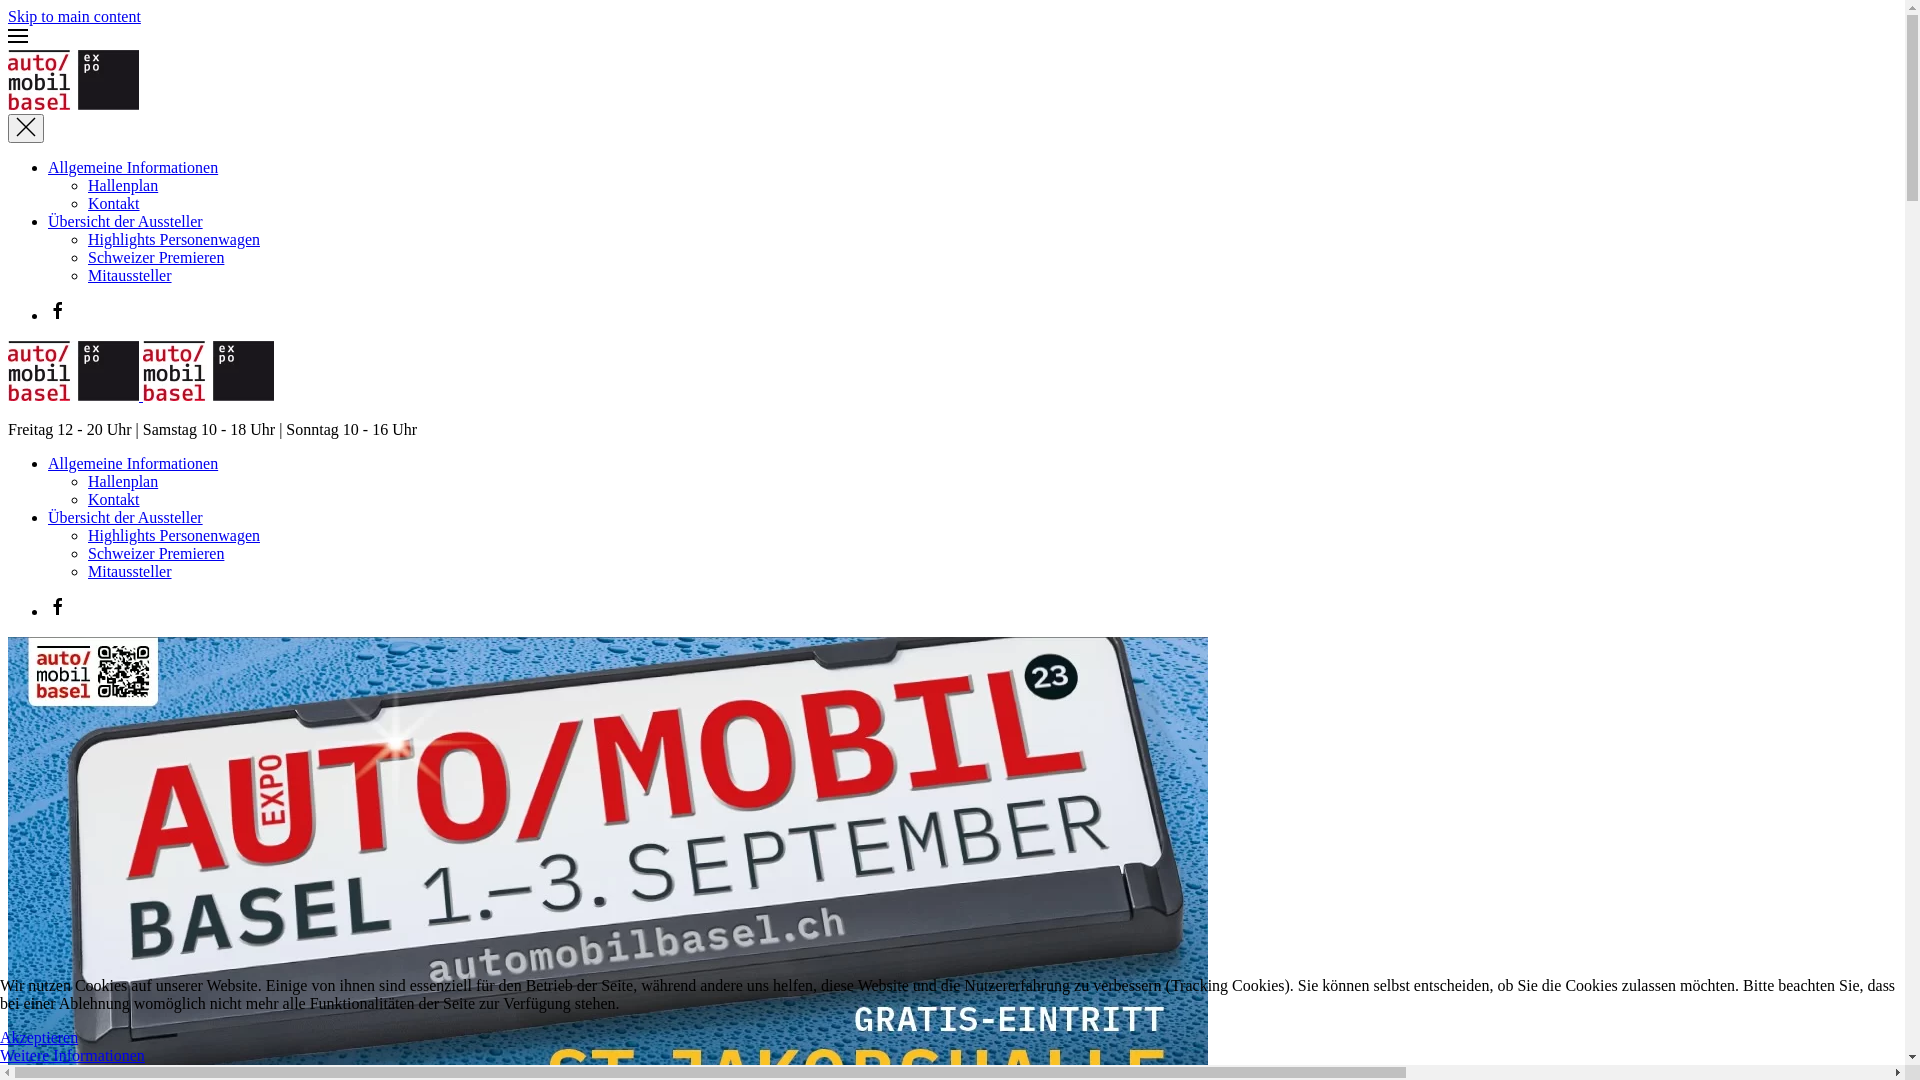 The height and width of the screenshot is (1080, 1920). What do you see at coordinates (155, 256) in the screenshot?
I see `'Schweizer Premieren'` at bounding box center [155, 256].